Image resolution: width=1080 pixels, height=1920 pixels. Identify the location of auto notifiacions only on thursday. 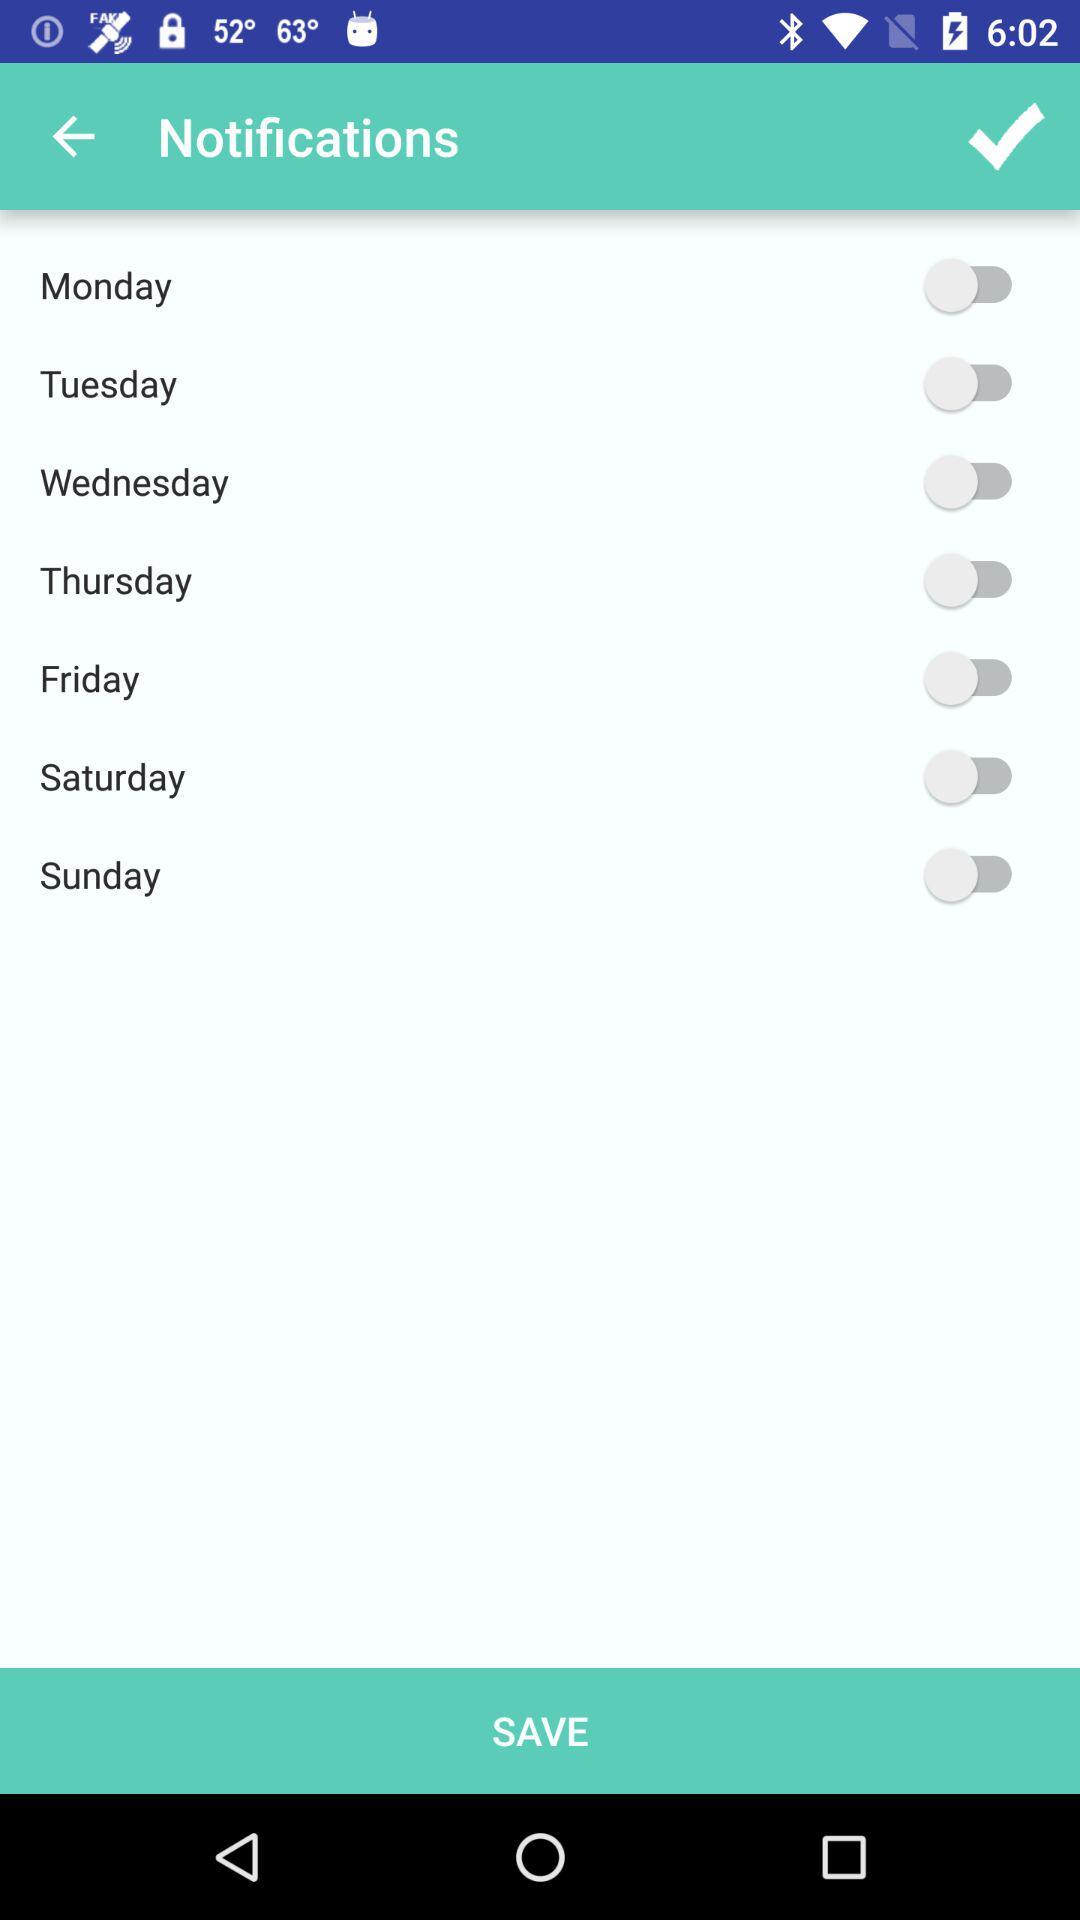
(872, 579).